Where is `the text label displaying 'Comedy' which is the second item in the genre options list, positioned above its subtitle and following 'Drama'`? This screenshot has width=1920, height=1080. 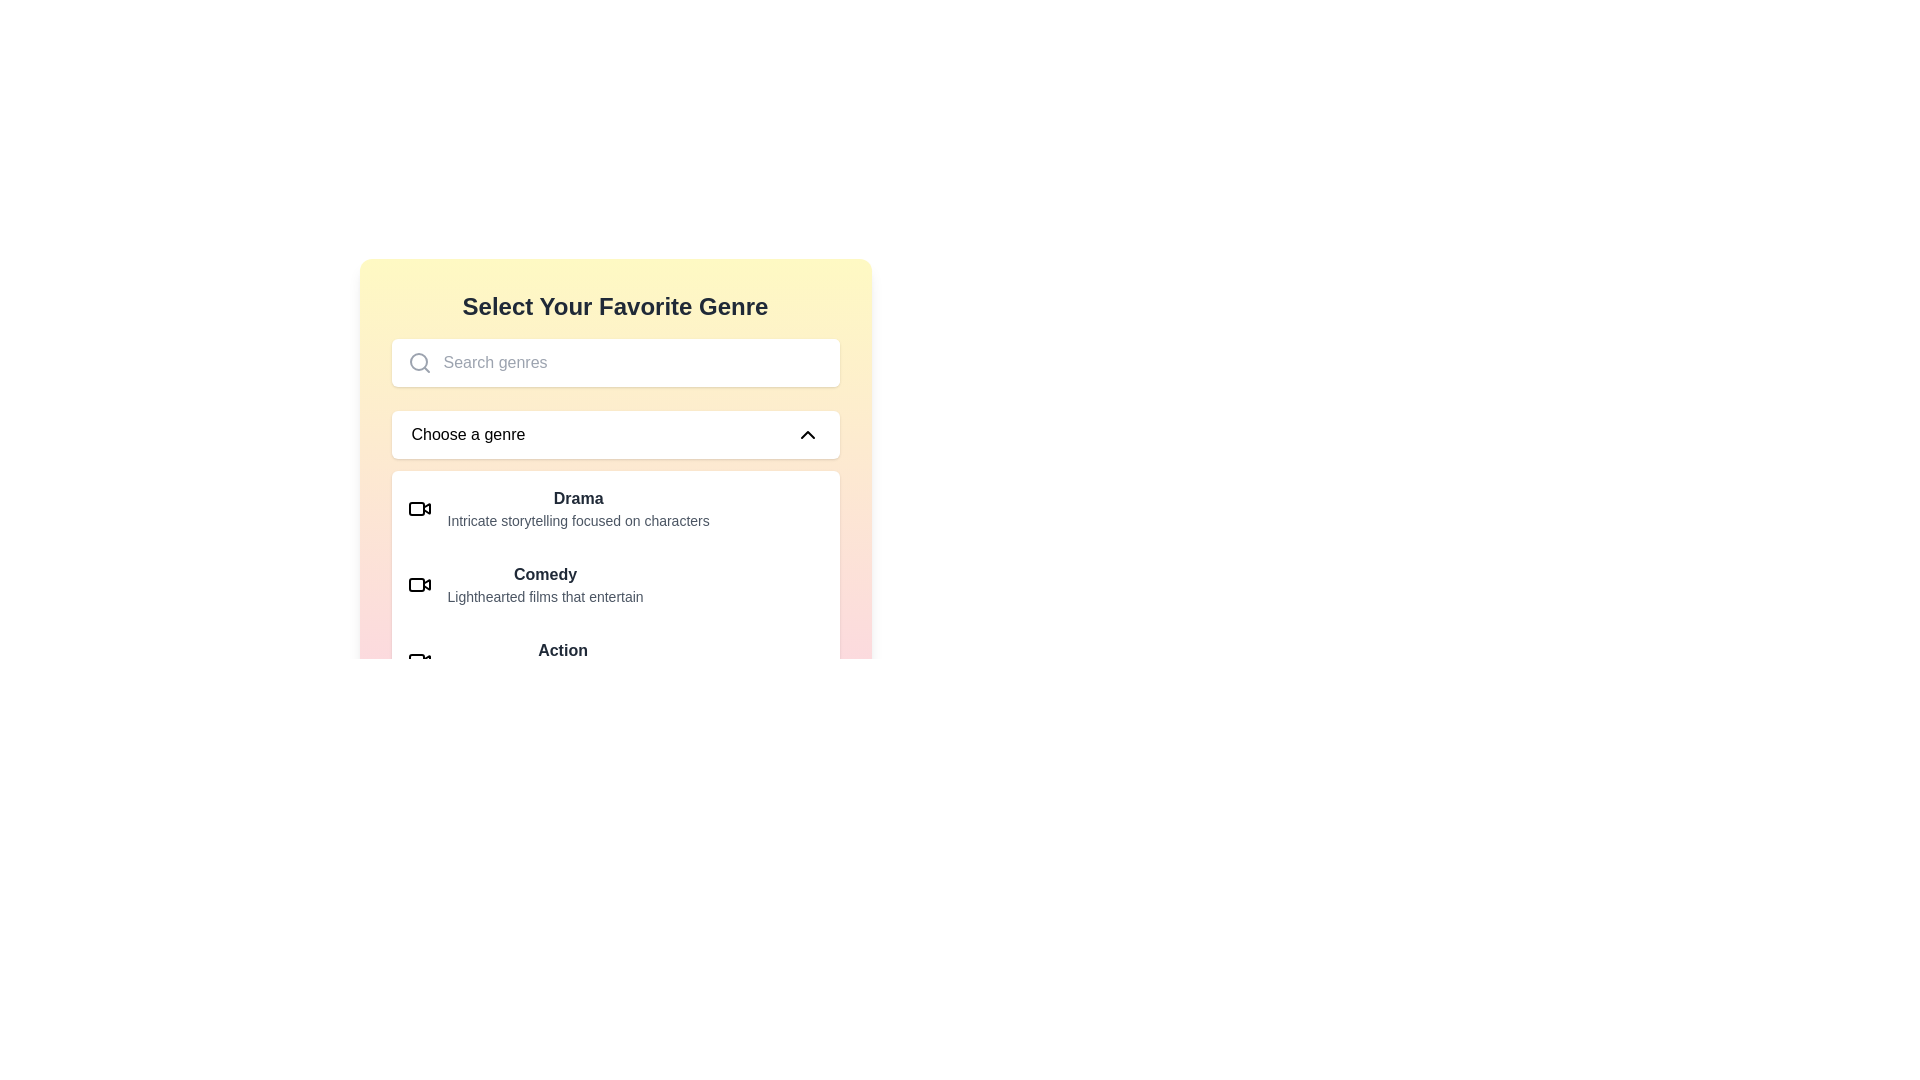
the text label displaying 'Comedy' which is the second item in the genre options list, positioned above its subtitle and following 'Drama' is located at coordinates (545, 574).